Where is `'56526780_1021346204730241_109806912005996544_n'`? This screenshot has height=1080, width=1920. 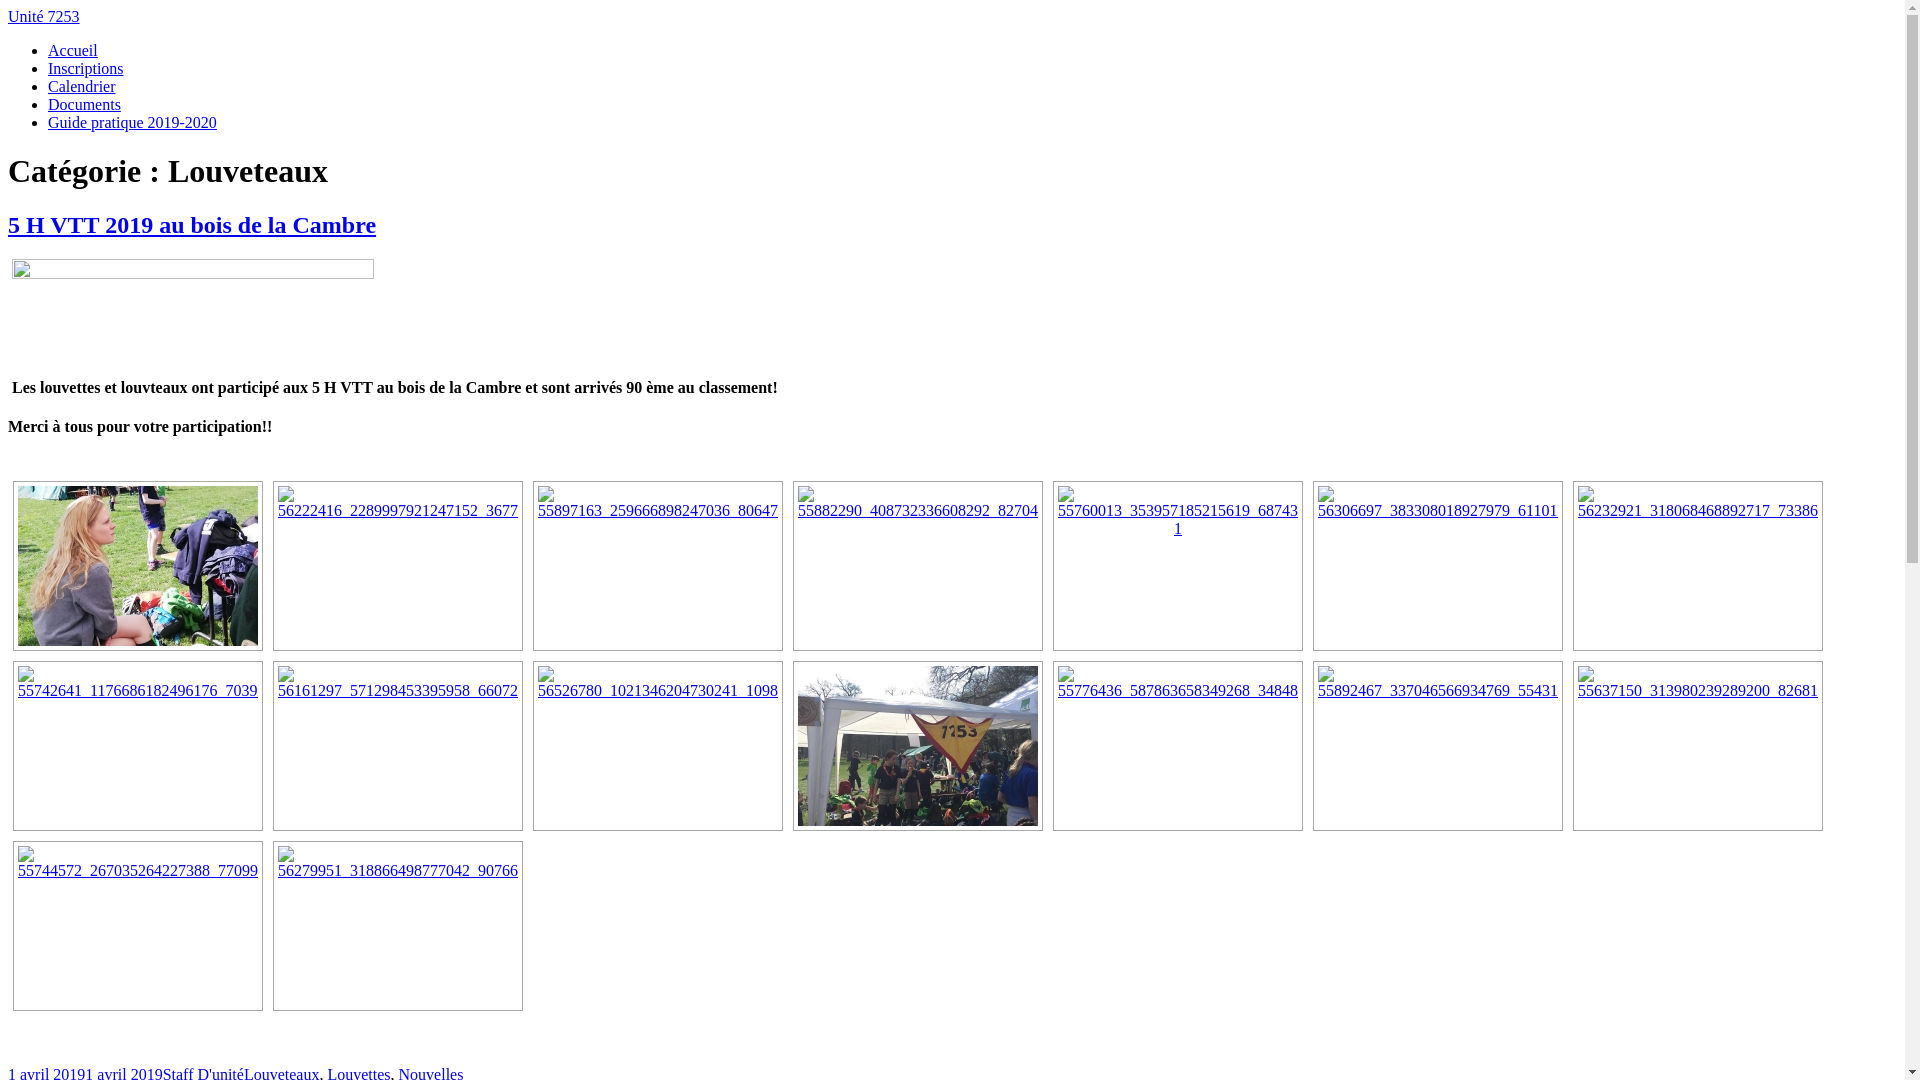 '56526780_1021346204730241_109806912005996544_n' is located at coordinates (657, 745).